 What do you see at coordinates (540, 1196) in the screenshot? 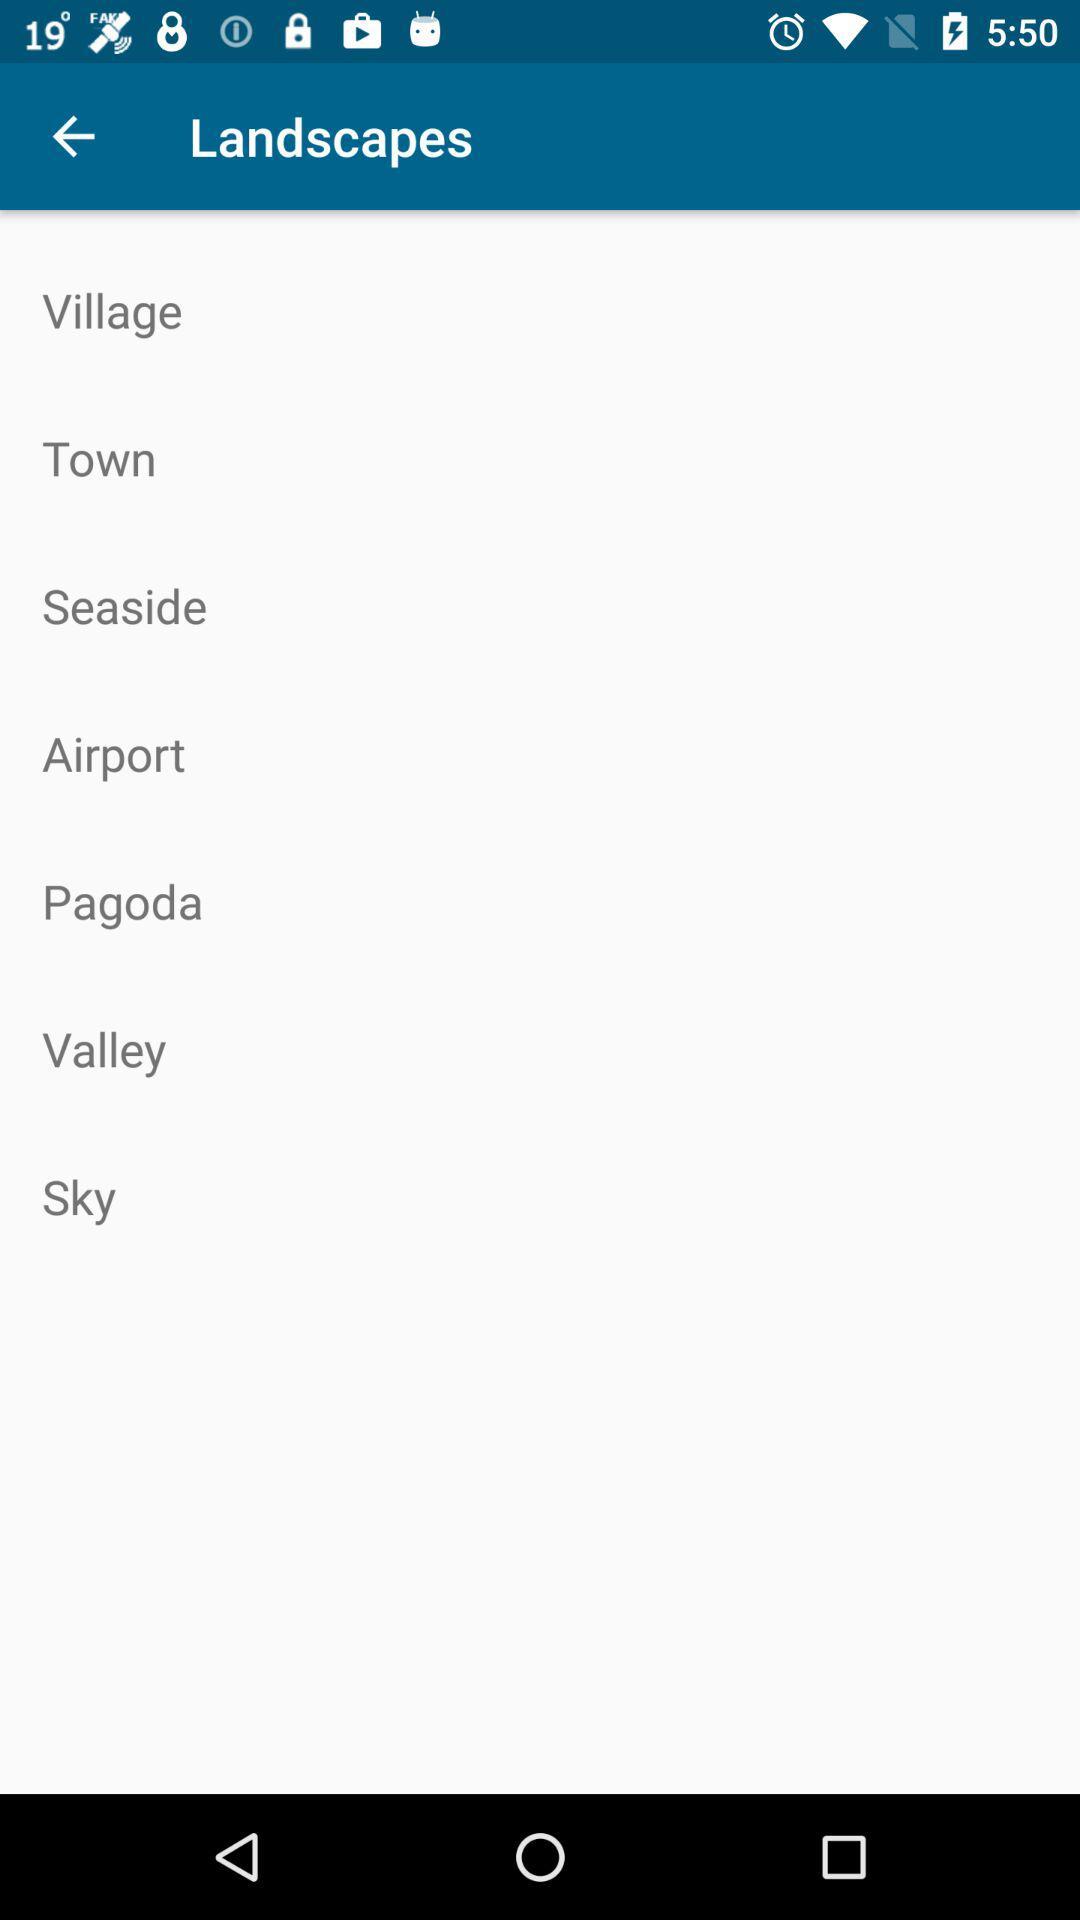
I see `sky` at bounding box center [540, 1196].